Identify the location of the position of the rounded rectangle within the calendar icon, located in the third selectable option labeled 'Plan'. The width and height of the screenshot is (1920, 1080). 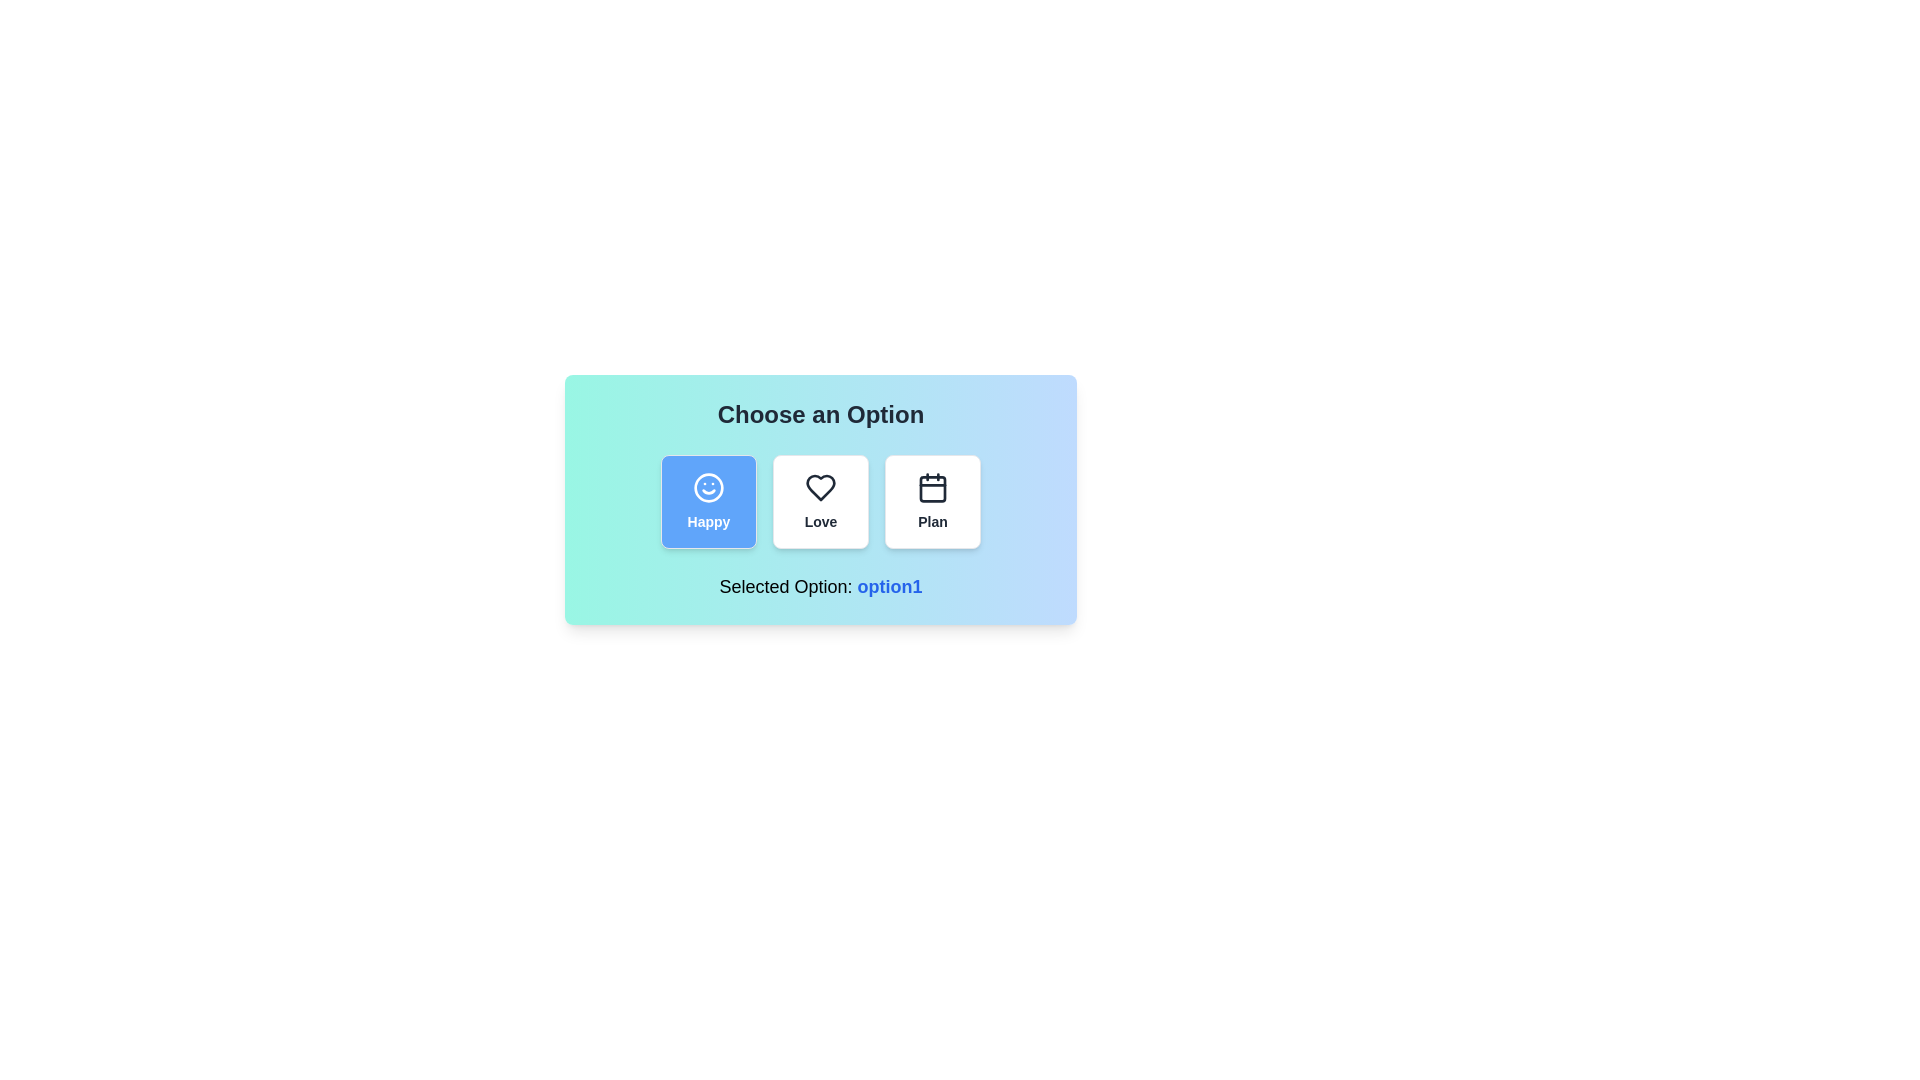
(931, 489).